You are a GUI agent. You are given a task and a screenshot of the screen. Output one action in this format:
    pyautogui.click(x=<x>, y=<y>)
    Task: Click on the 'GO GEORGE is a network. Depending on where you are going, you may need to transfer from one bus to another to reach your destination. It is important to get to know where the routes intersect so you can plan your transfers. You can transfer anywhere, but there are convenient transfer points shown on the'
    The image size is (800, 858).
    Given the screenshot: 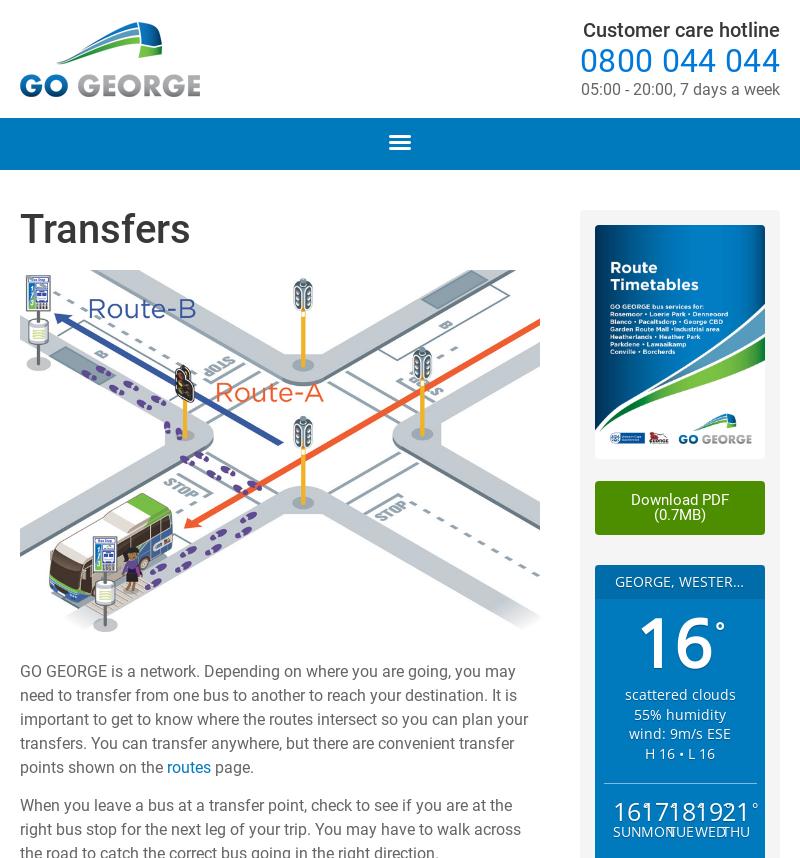 What is the action you would take?
    pyautogui.click(x=274, y=718)
    